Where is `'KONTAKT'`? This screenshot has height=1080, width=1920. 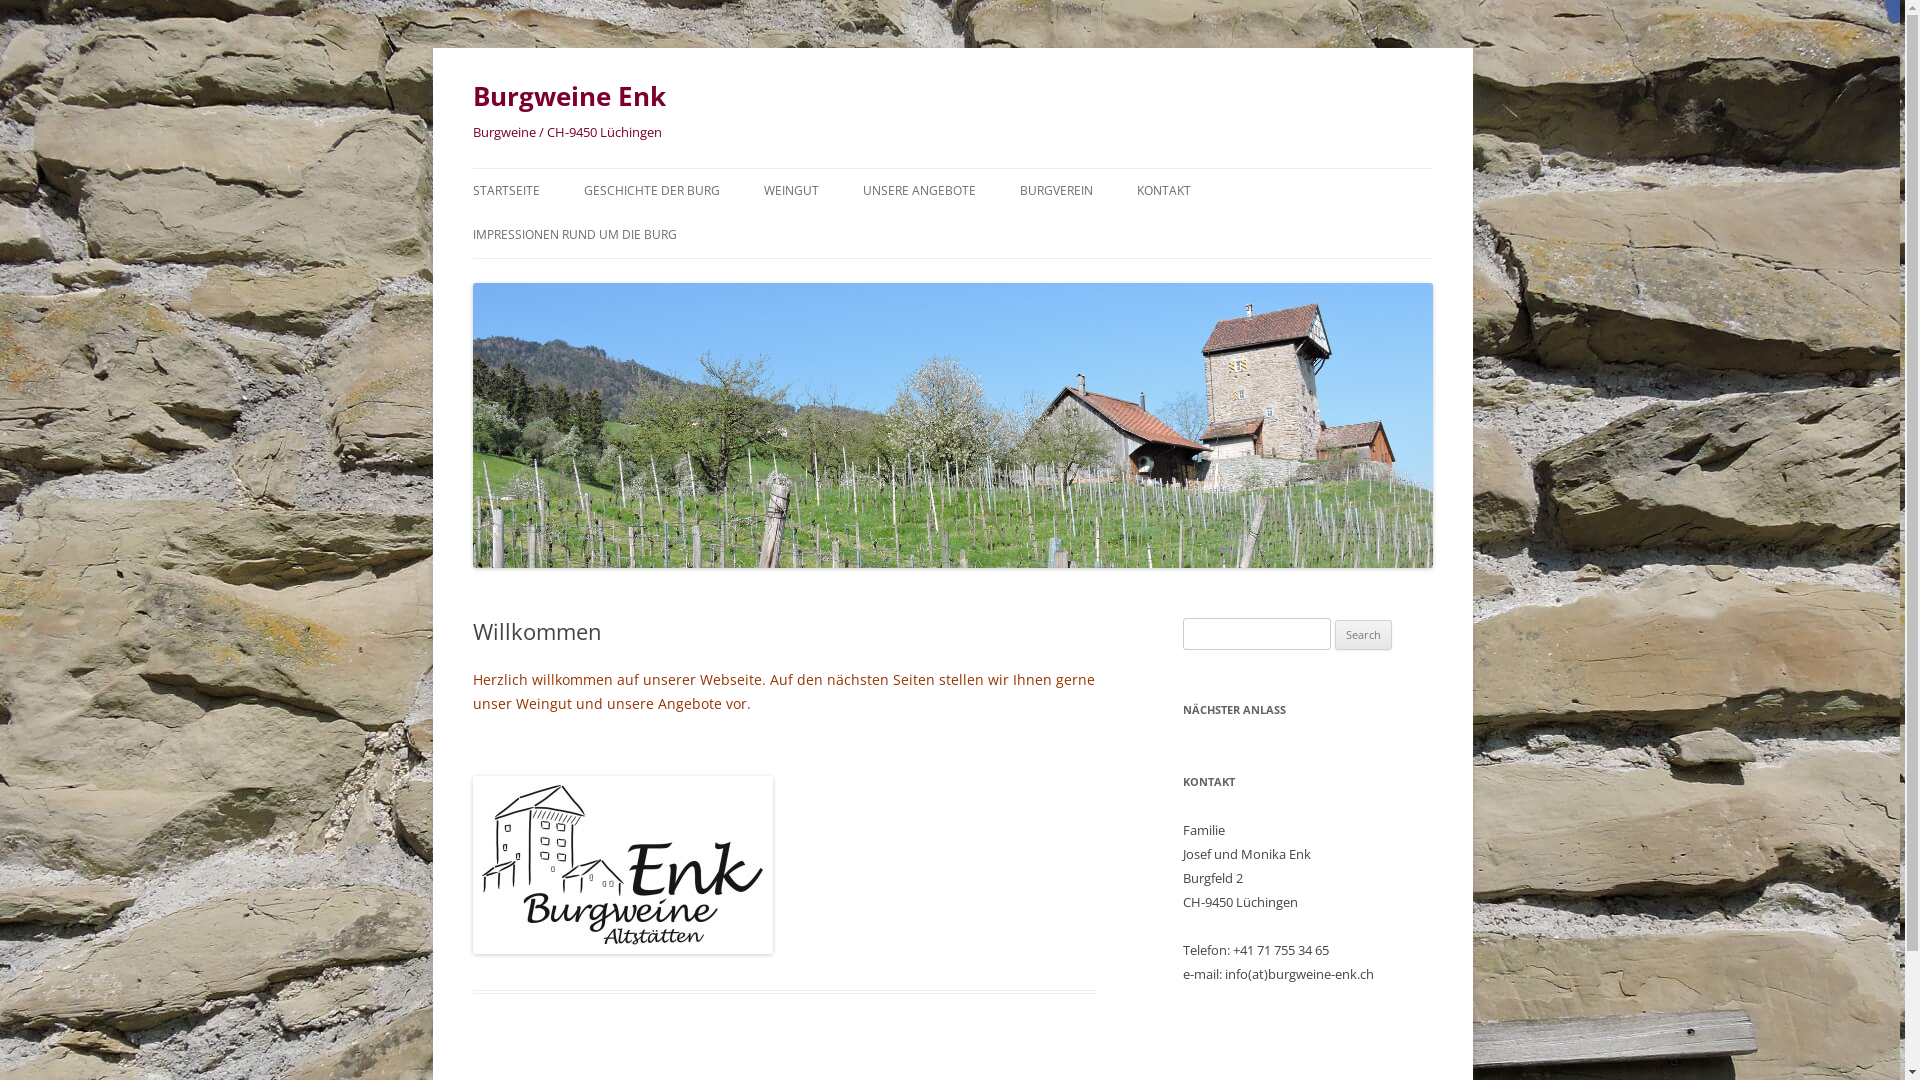 'KONTAKT' is located at coordinates (1136, 191).